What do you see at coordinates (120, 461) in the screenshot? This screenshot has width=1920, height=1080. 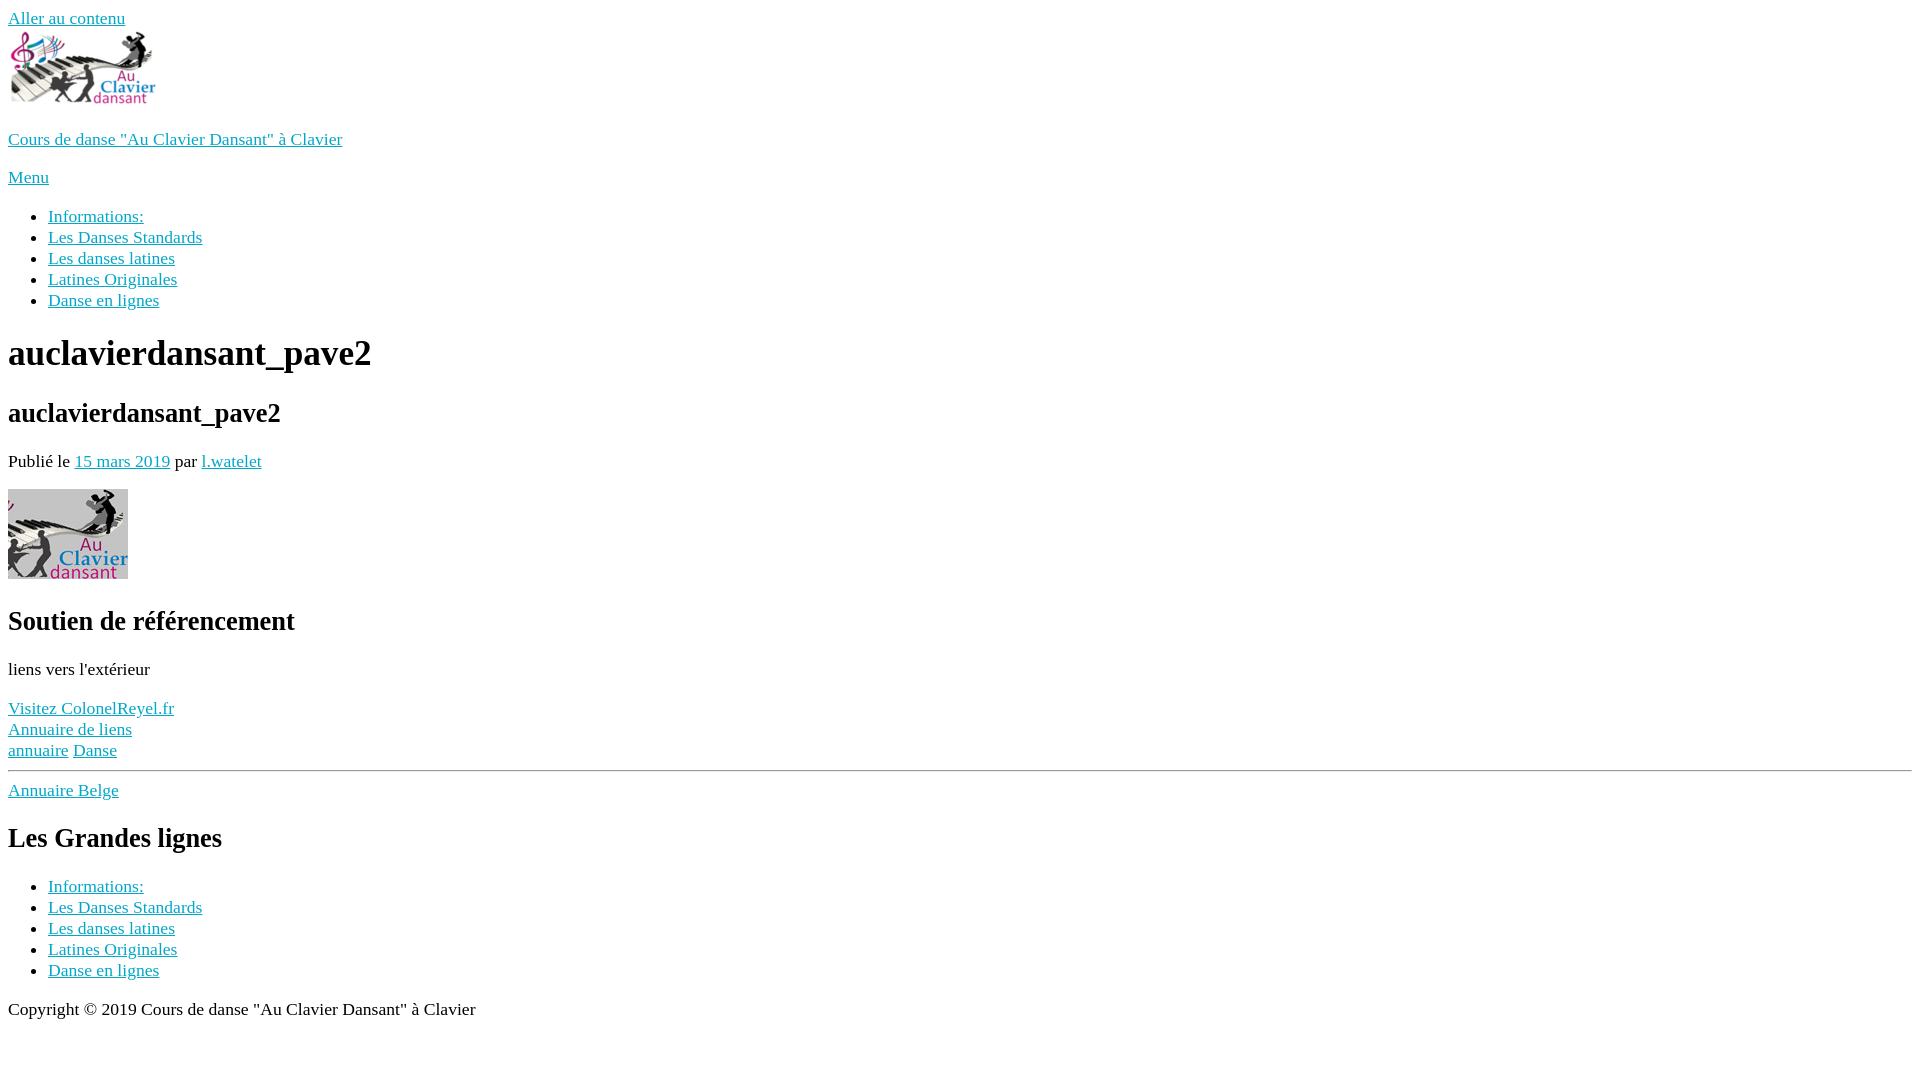 I see `'15 mars 2019'` at bounding box center [120, 461].